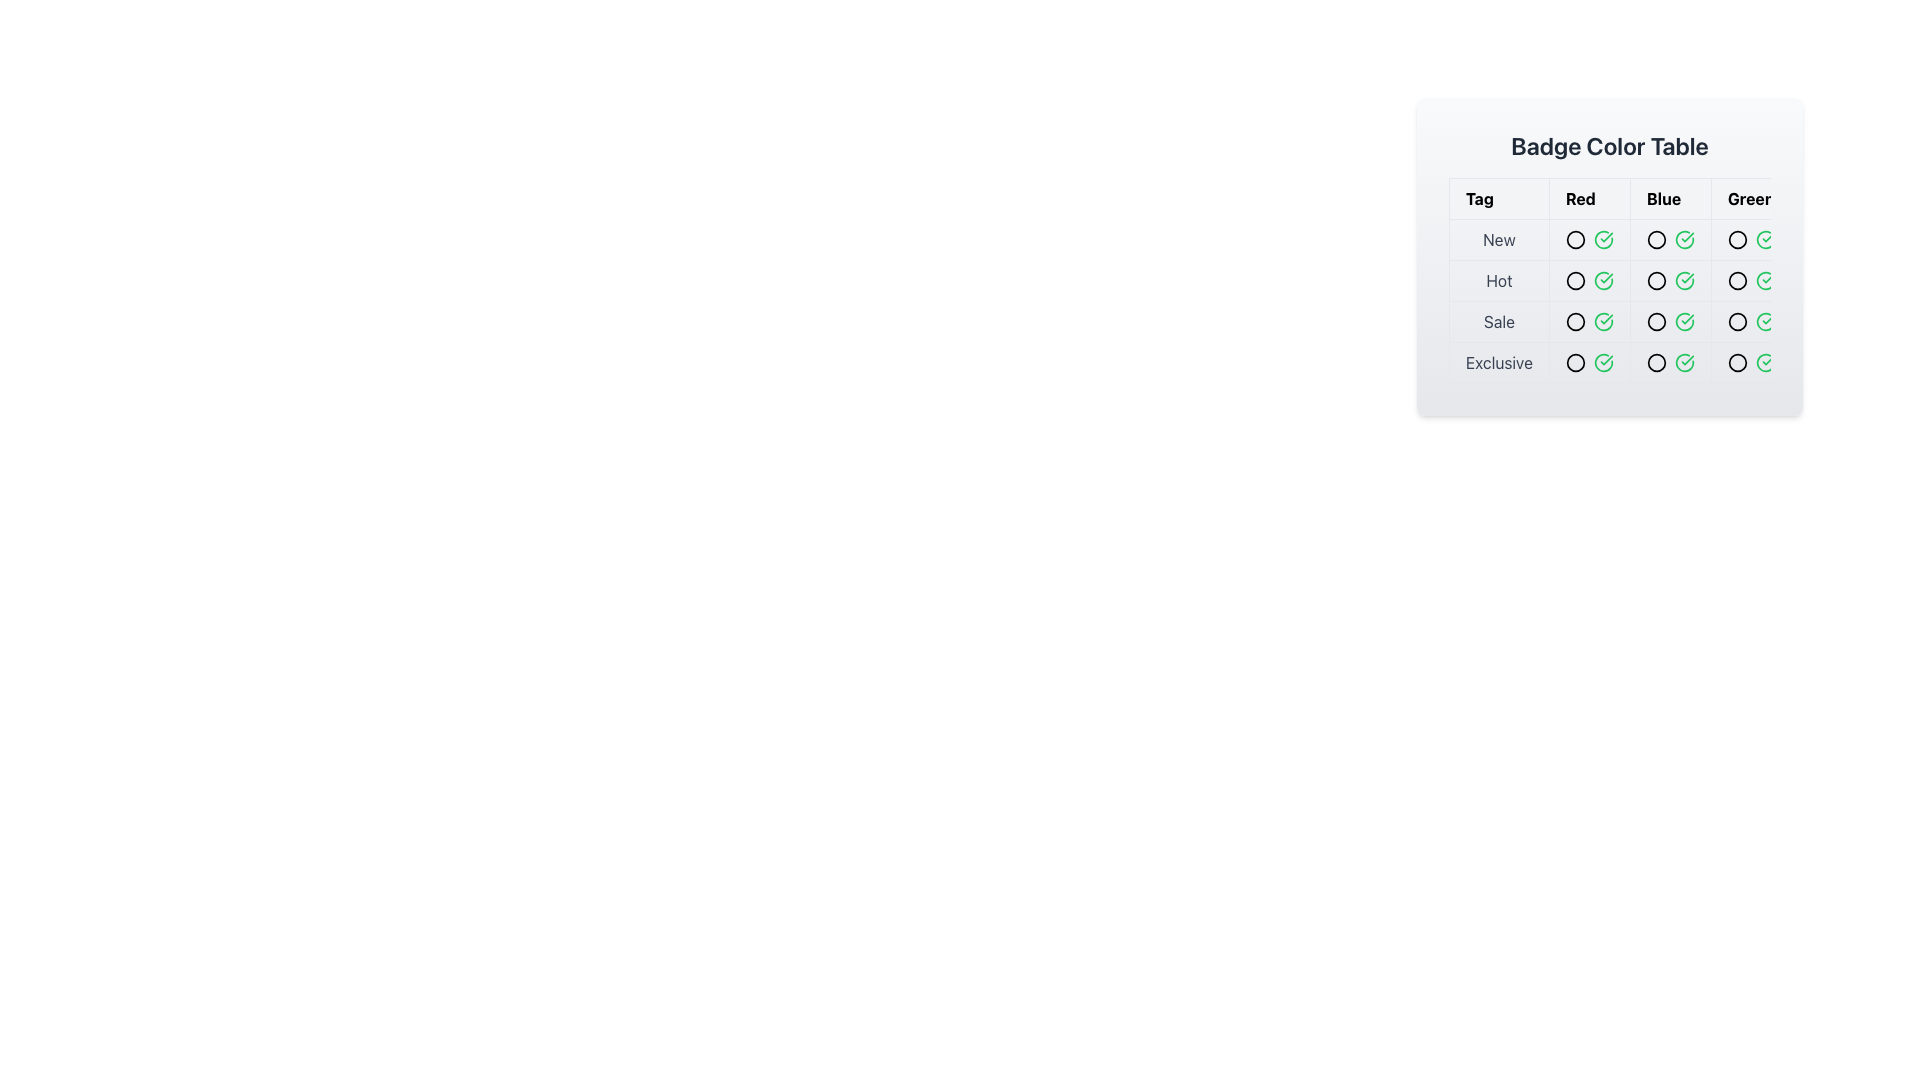  Describe the element at coordinates (1670, 281) in the screenshot. I see `the combined visual indicators representing the status in the 'Blue' category for the 'Hot' row` at that location.